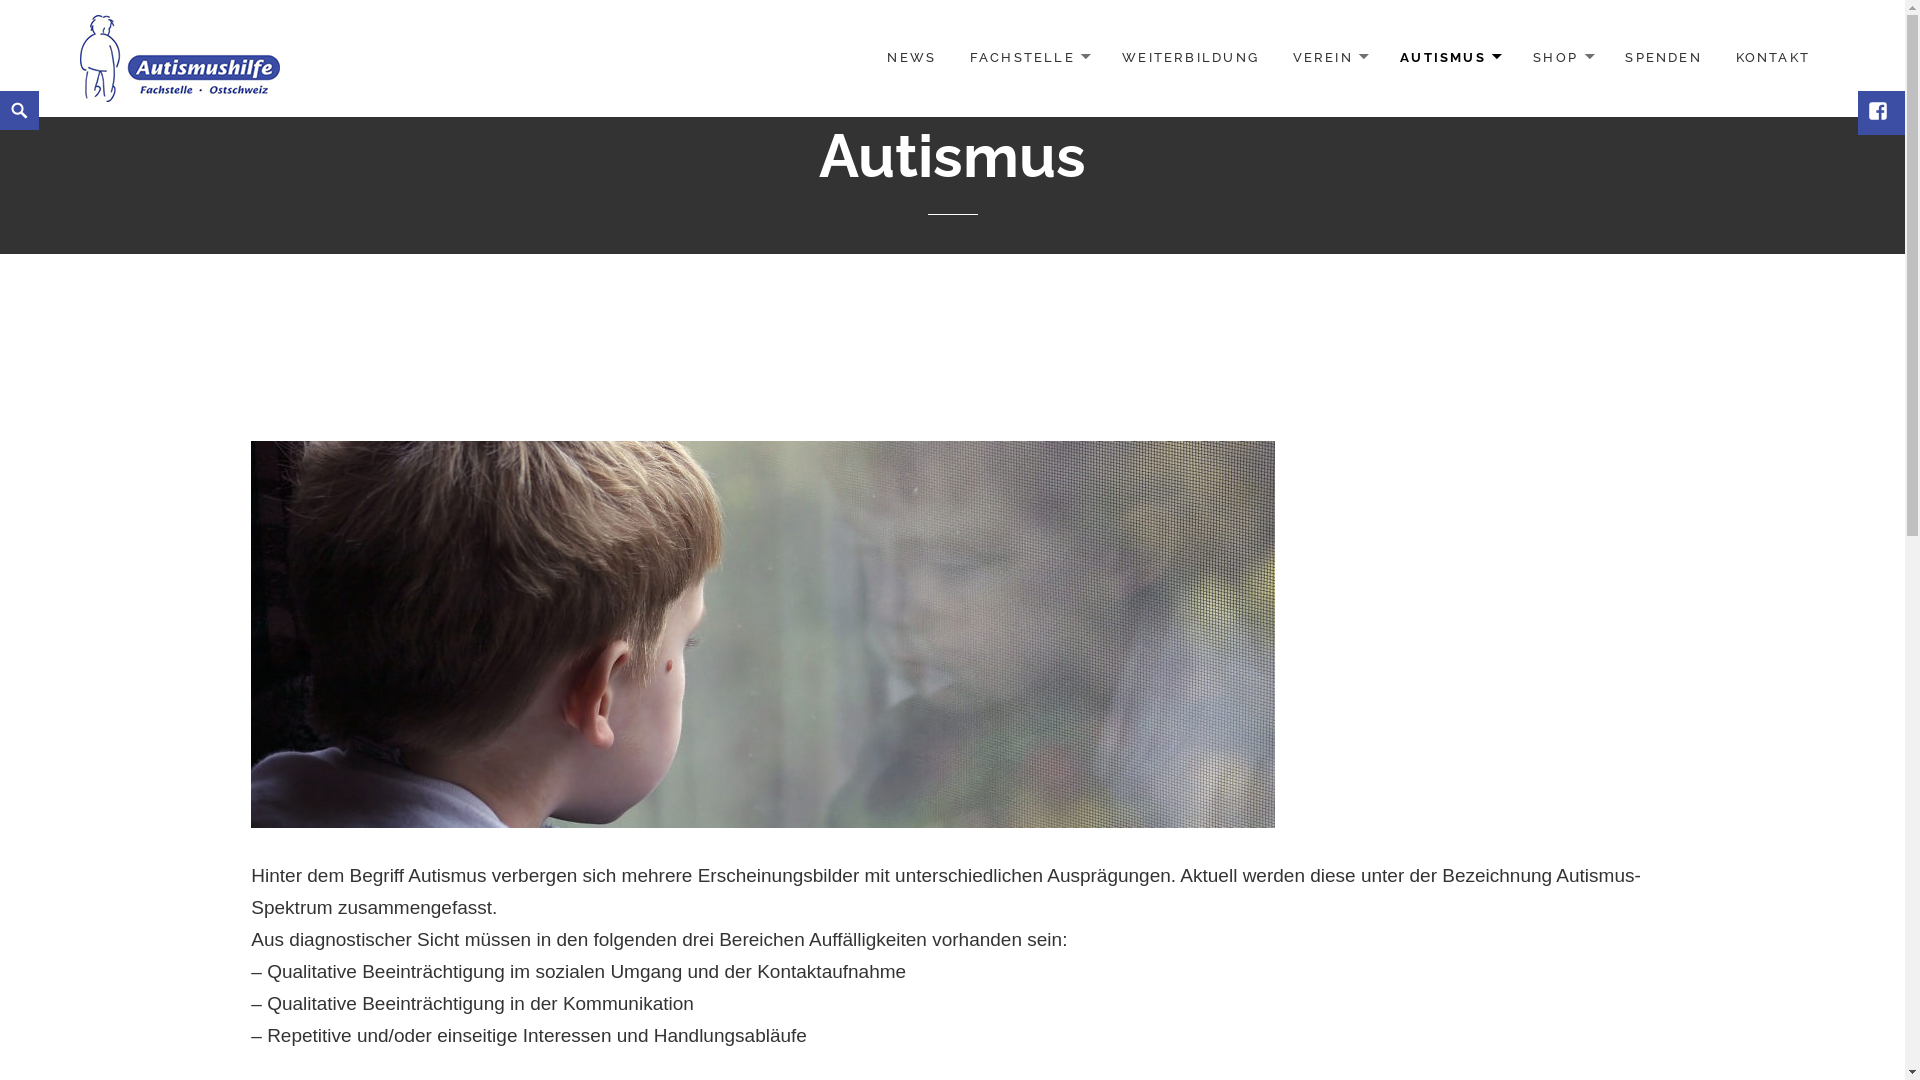 Image resolution: width=1920 pixels, height=1080 pixels. What do you see at coordinates (180, 56) in the screenshot?
I see `'Autismushife Ostschweiz'` at bounding box center [180, 56].